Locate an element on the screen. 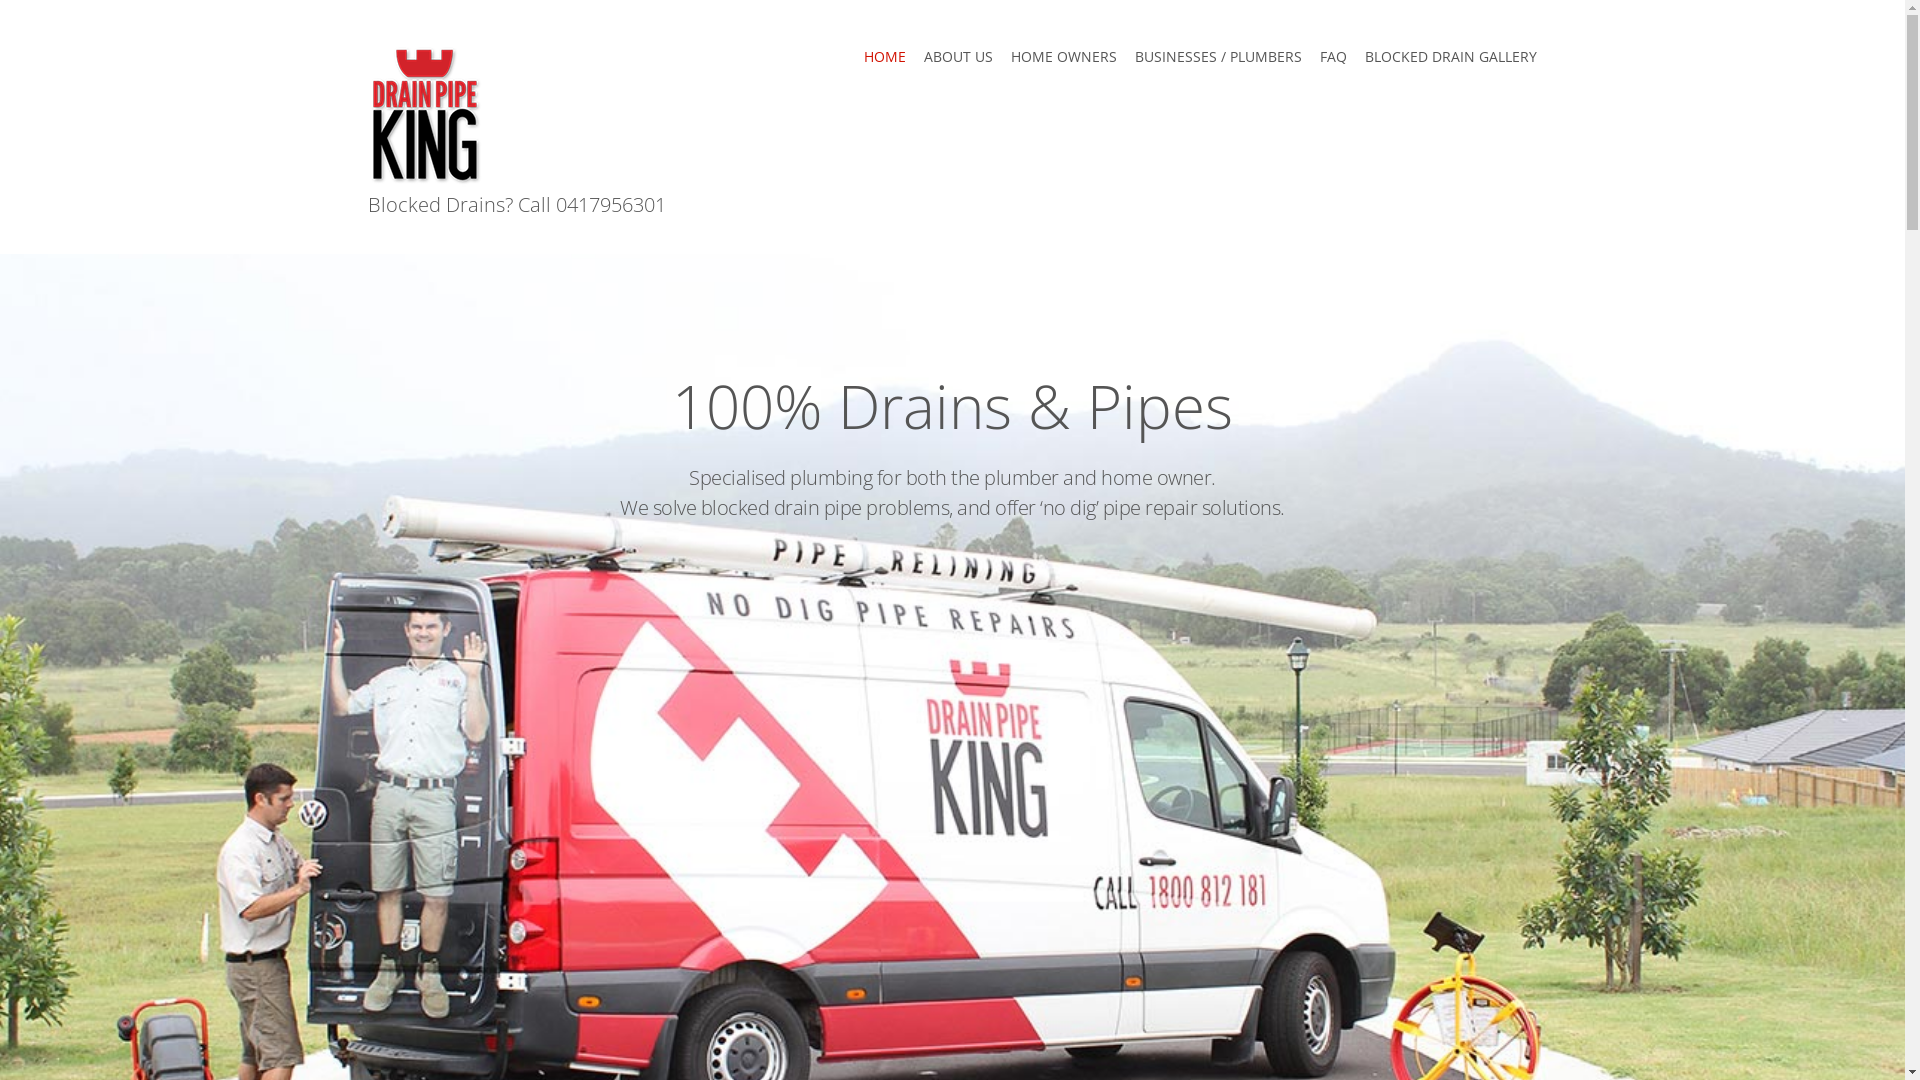  'ABOUT US' is located at coordinates (923, 56).